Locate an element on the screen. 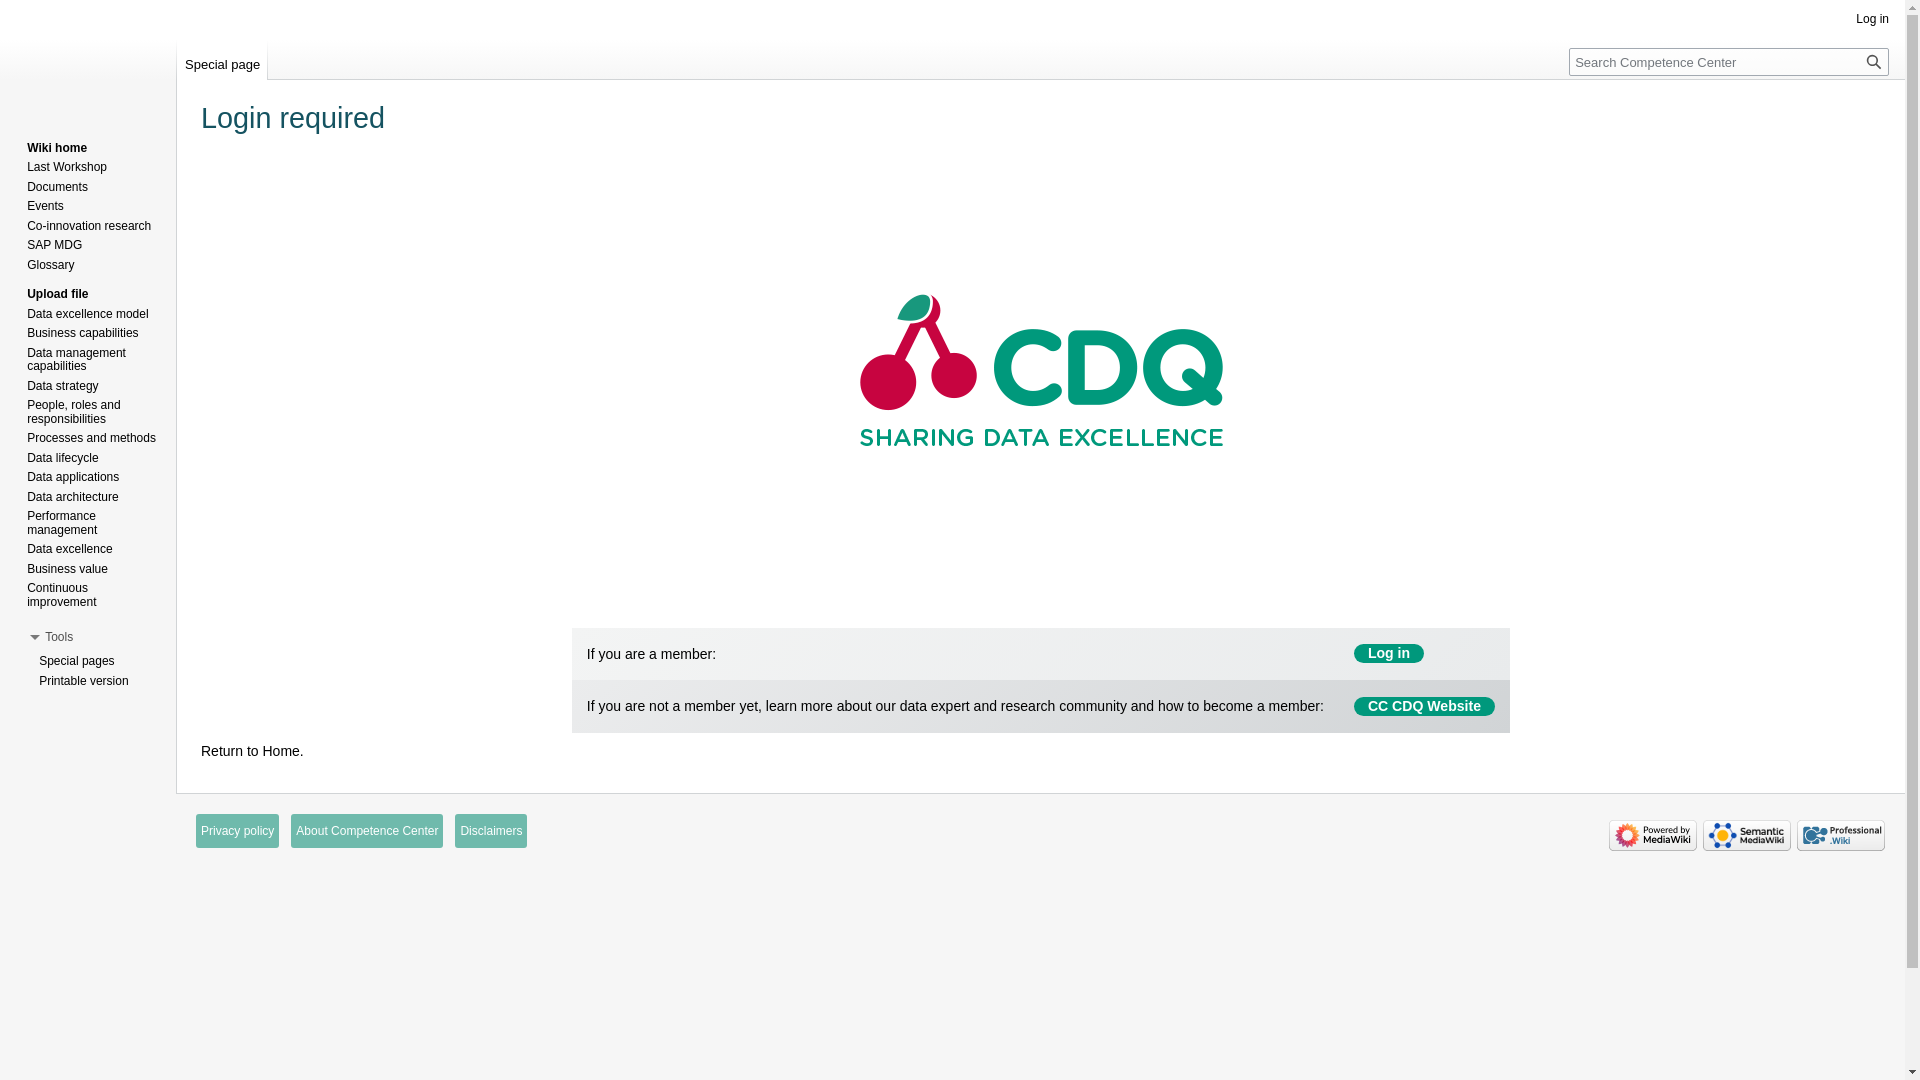 Image resolution: width=1920 pixels, height=1080 pixels. 'Home' is located at coordinates (279, 751).